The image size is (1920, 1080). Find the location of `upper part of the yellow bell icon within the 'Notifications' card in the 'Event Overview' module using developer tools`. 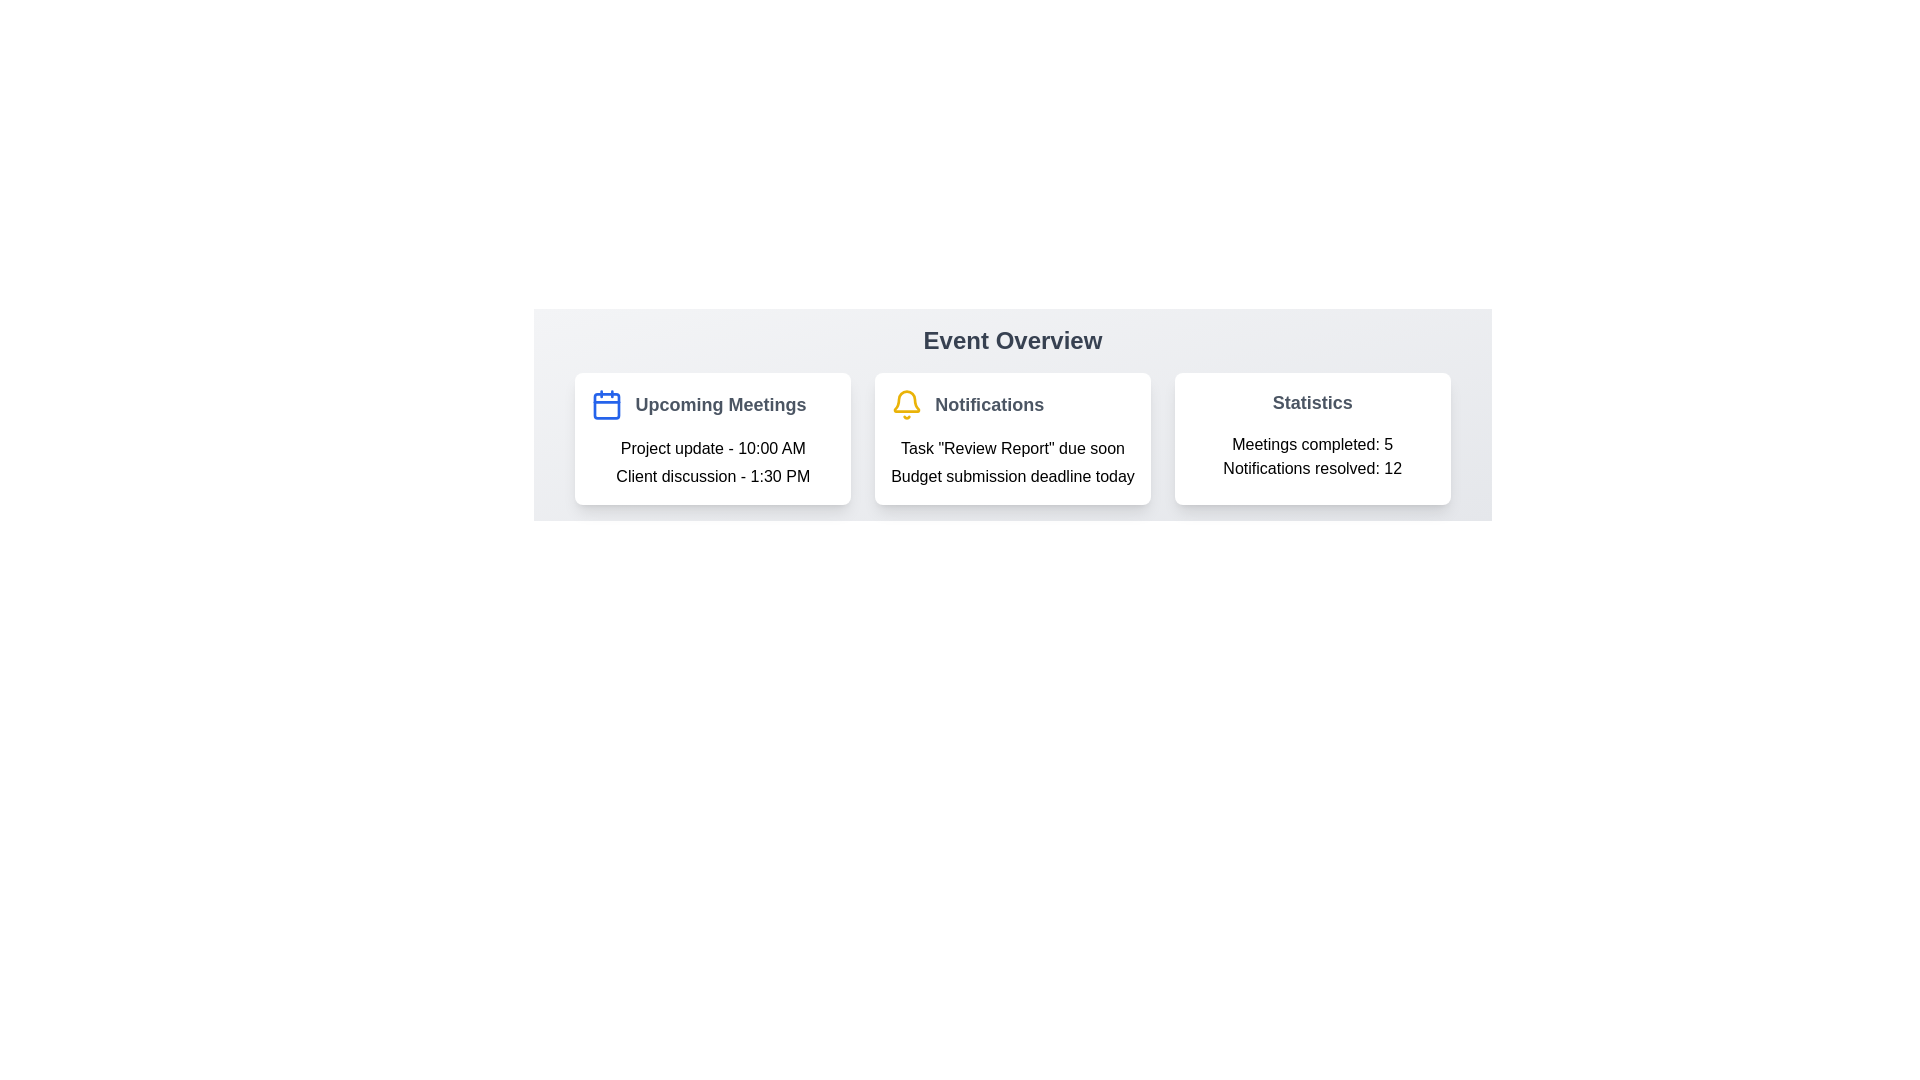

upper part of the yellow bell icon within the 'Notifications' card in the 'Event Overview' module using developer tools is located at coordinates (906, 401).